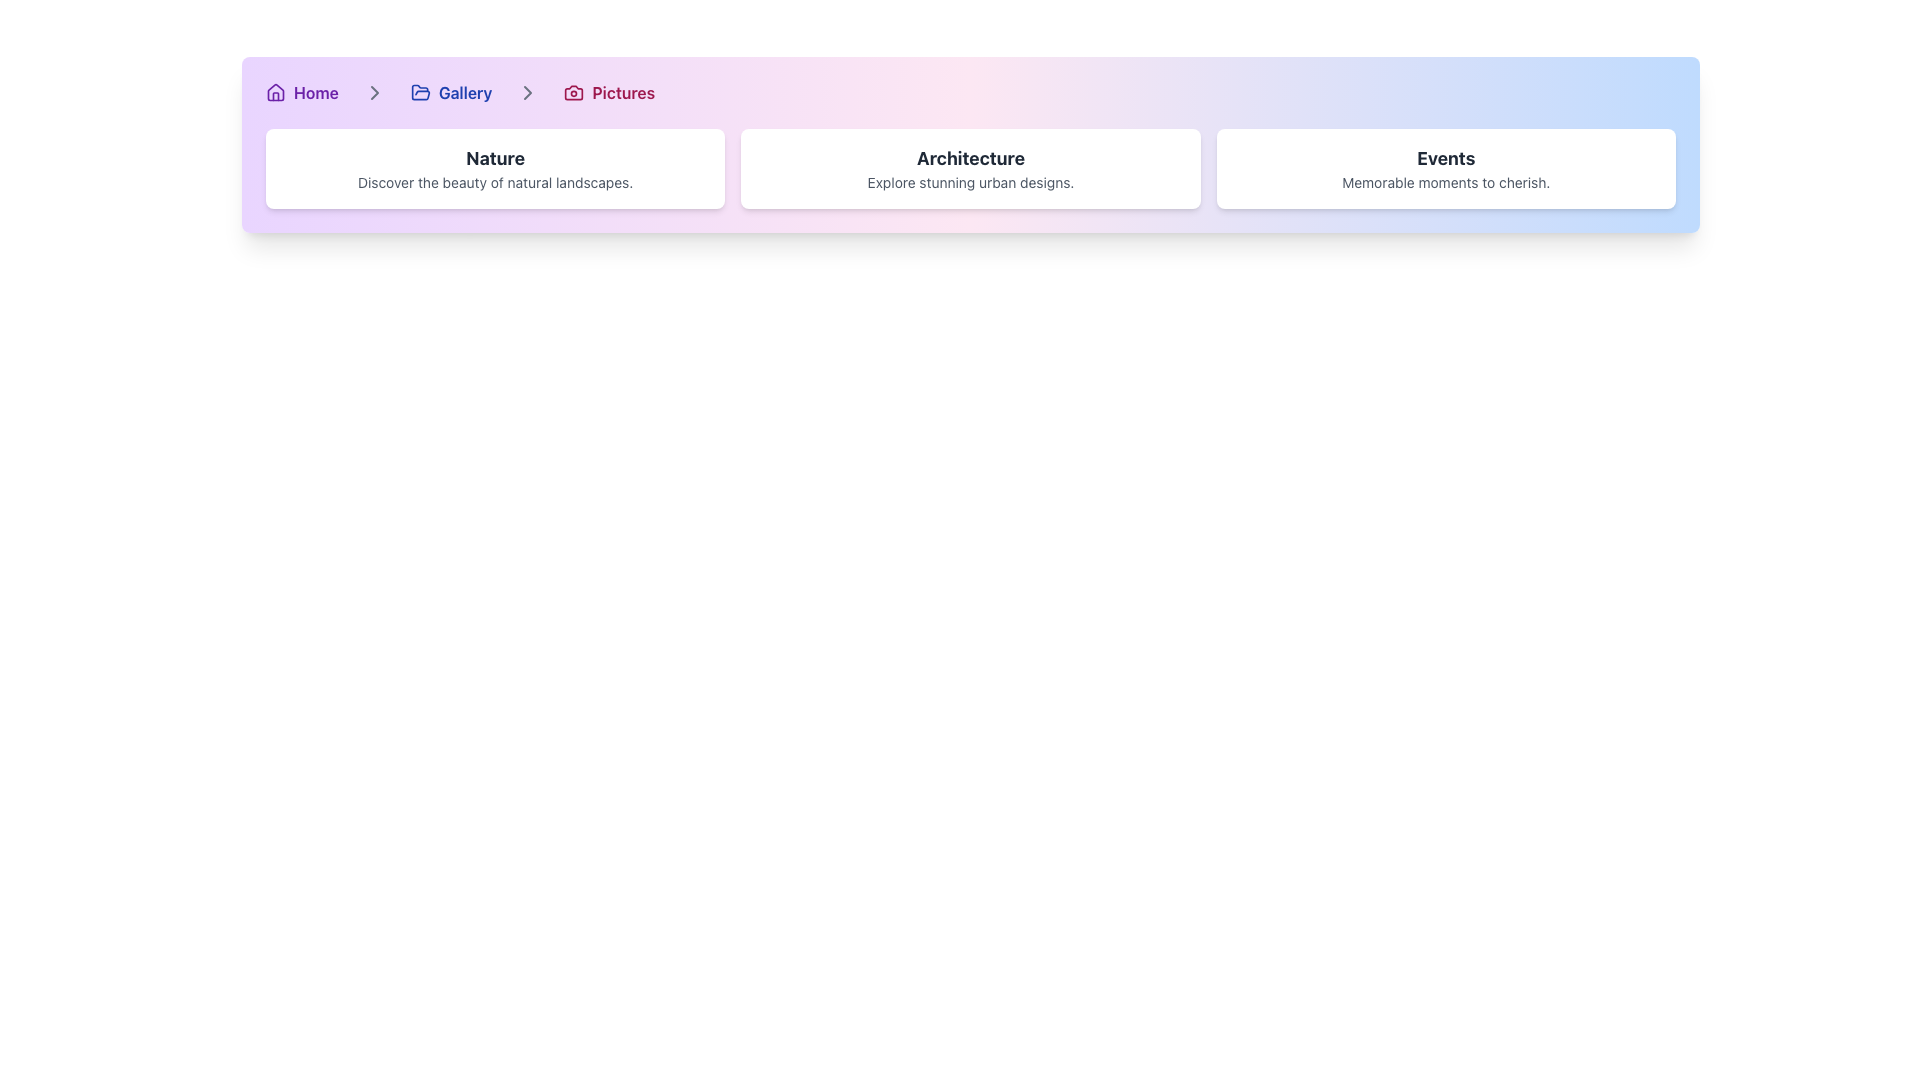 The image size is (1920, 1080). What do you see at coordinates (573, 92) in the screenshot?
I see `the camera icon that represents 'Pictures' in the breadcrumb navigation bar, positioned to the left of the text 'Pictures'` at bounding box center [573, 92].